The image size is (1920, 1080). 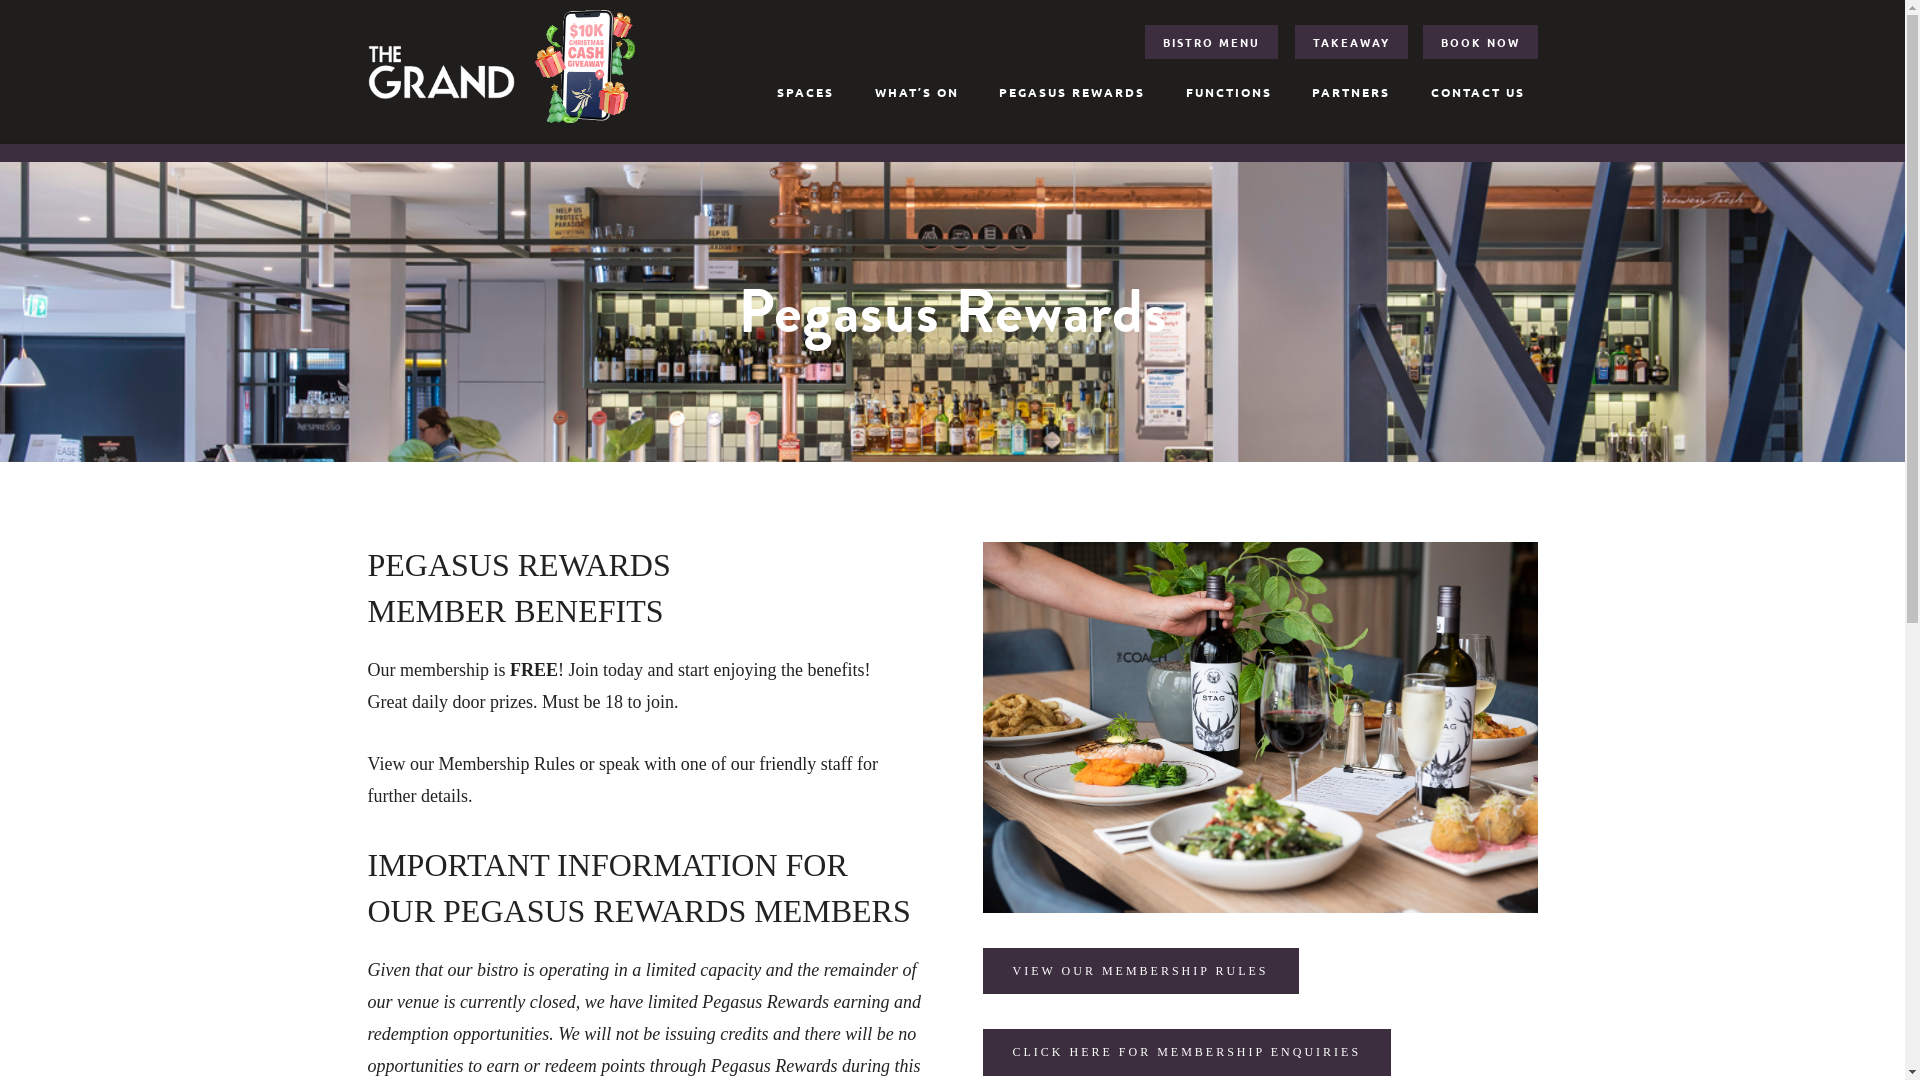 I want to click on 'BISTRO MENU', so click(x=1210, y=42).